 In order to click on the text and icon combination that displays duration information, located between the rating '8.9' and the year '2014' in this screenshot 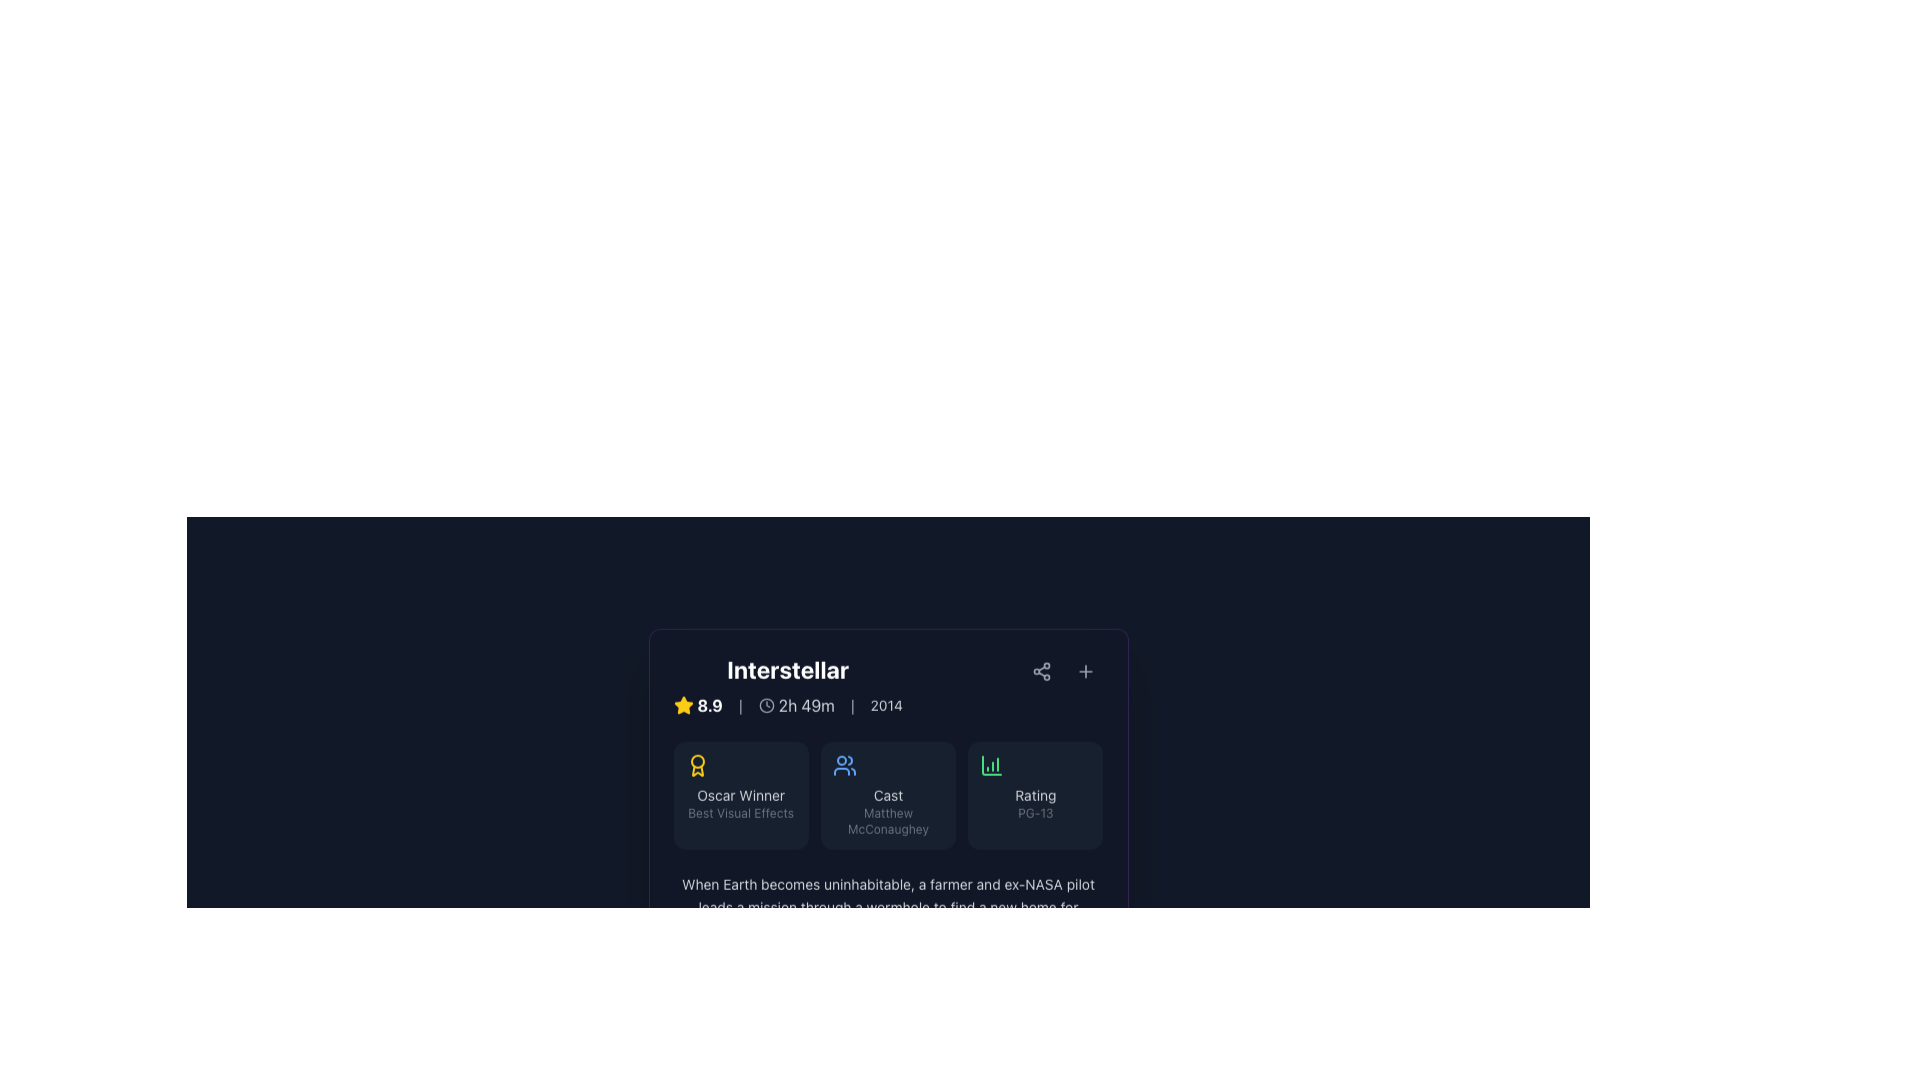, I will do `click(795, 704)`.